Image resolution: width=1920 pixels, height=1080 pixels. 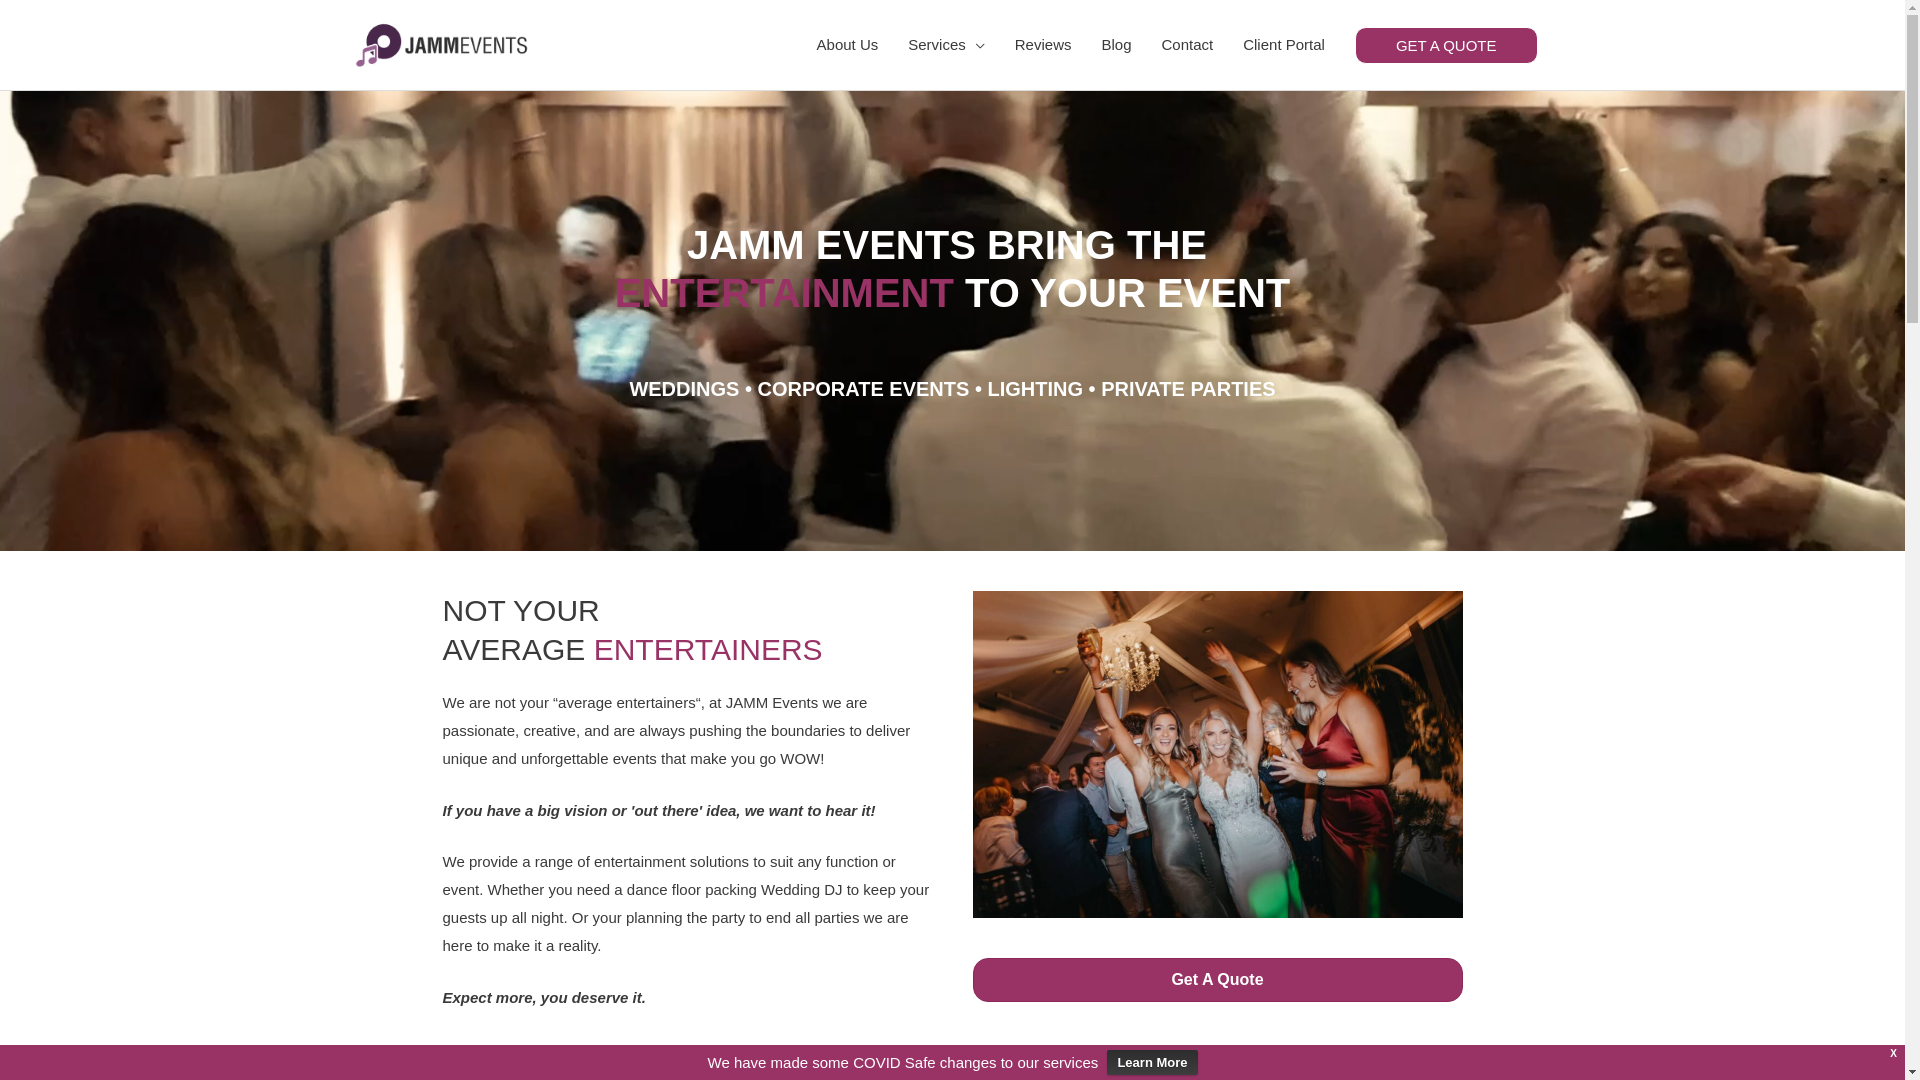 I want to click on 'GET A QUOTE', so click(x=1446, y=44).